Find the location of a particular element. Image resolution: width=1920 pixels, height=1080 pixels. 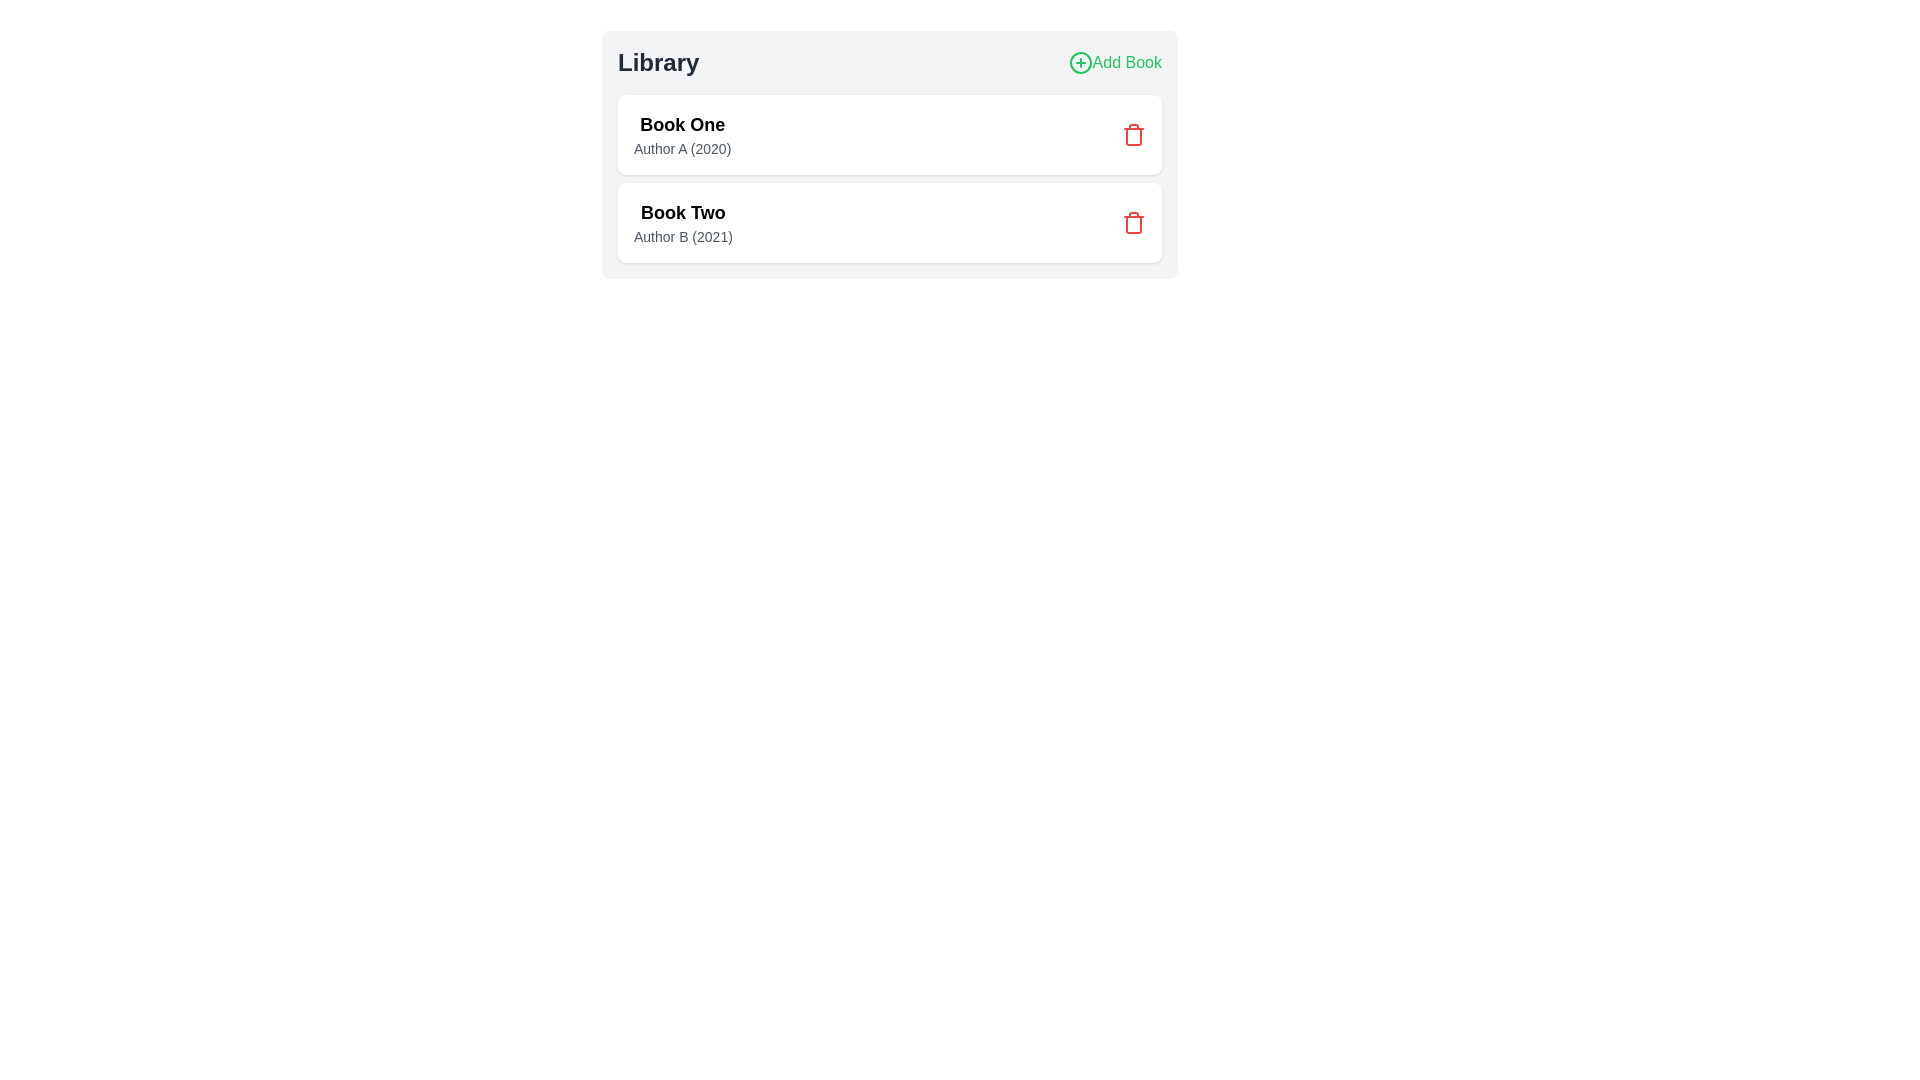

the interactive button in the top-right corner of the 'Library' section, next to the 'Add Book' label is located at coordinates (1079, 61).